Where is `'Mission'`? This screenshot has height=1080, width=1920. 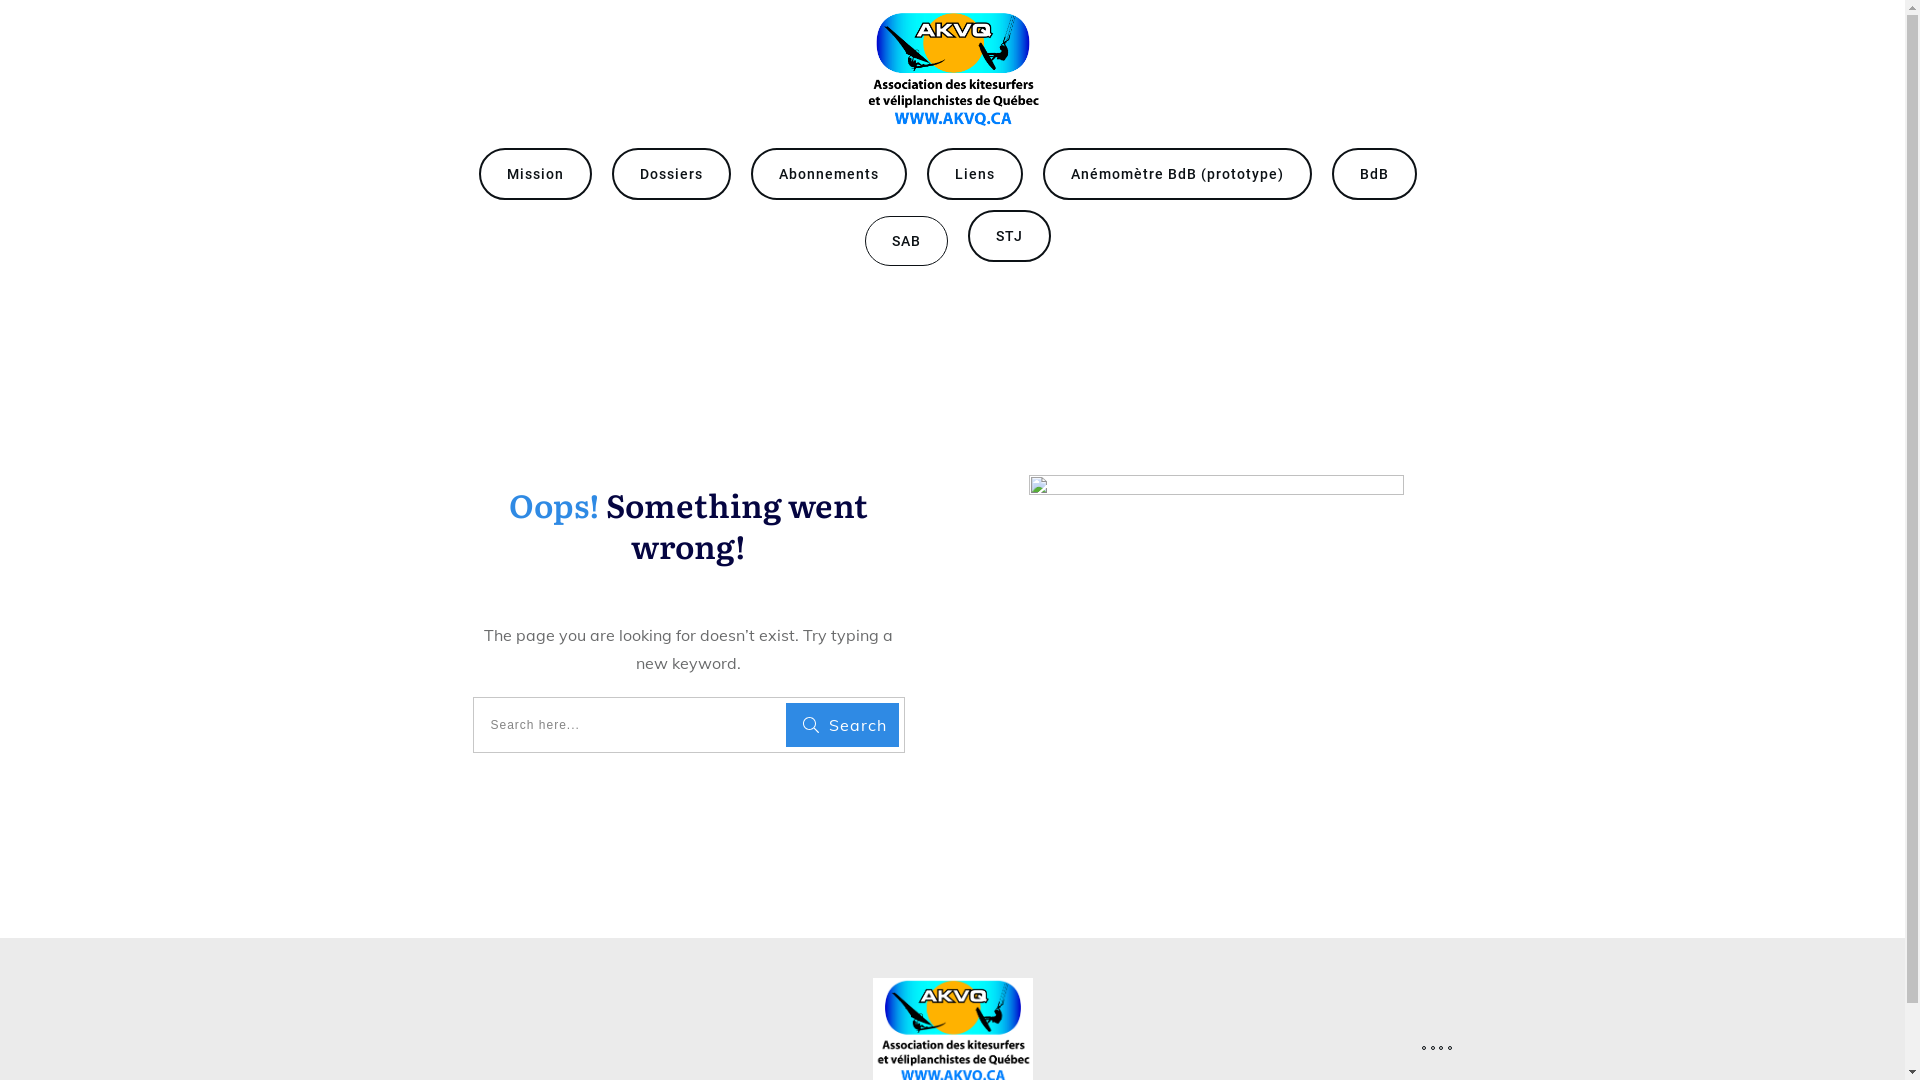 'Mission' is located at coordinates (534, 172).